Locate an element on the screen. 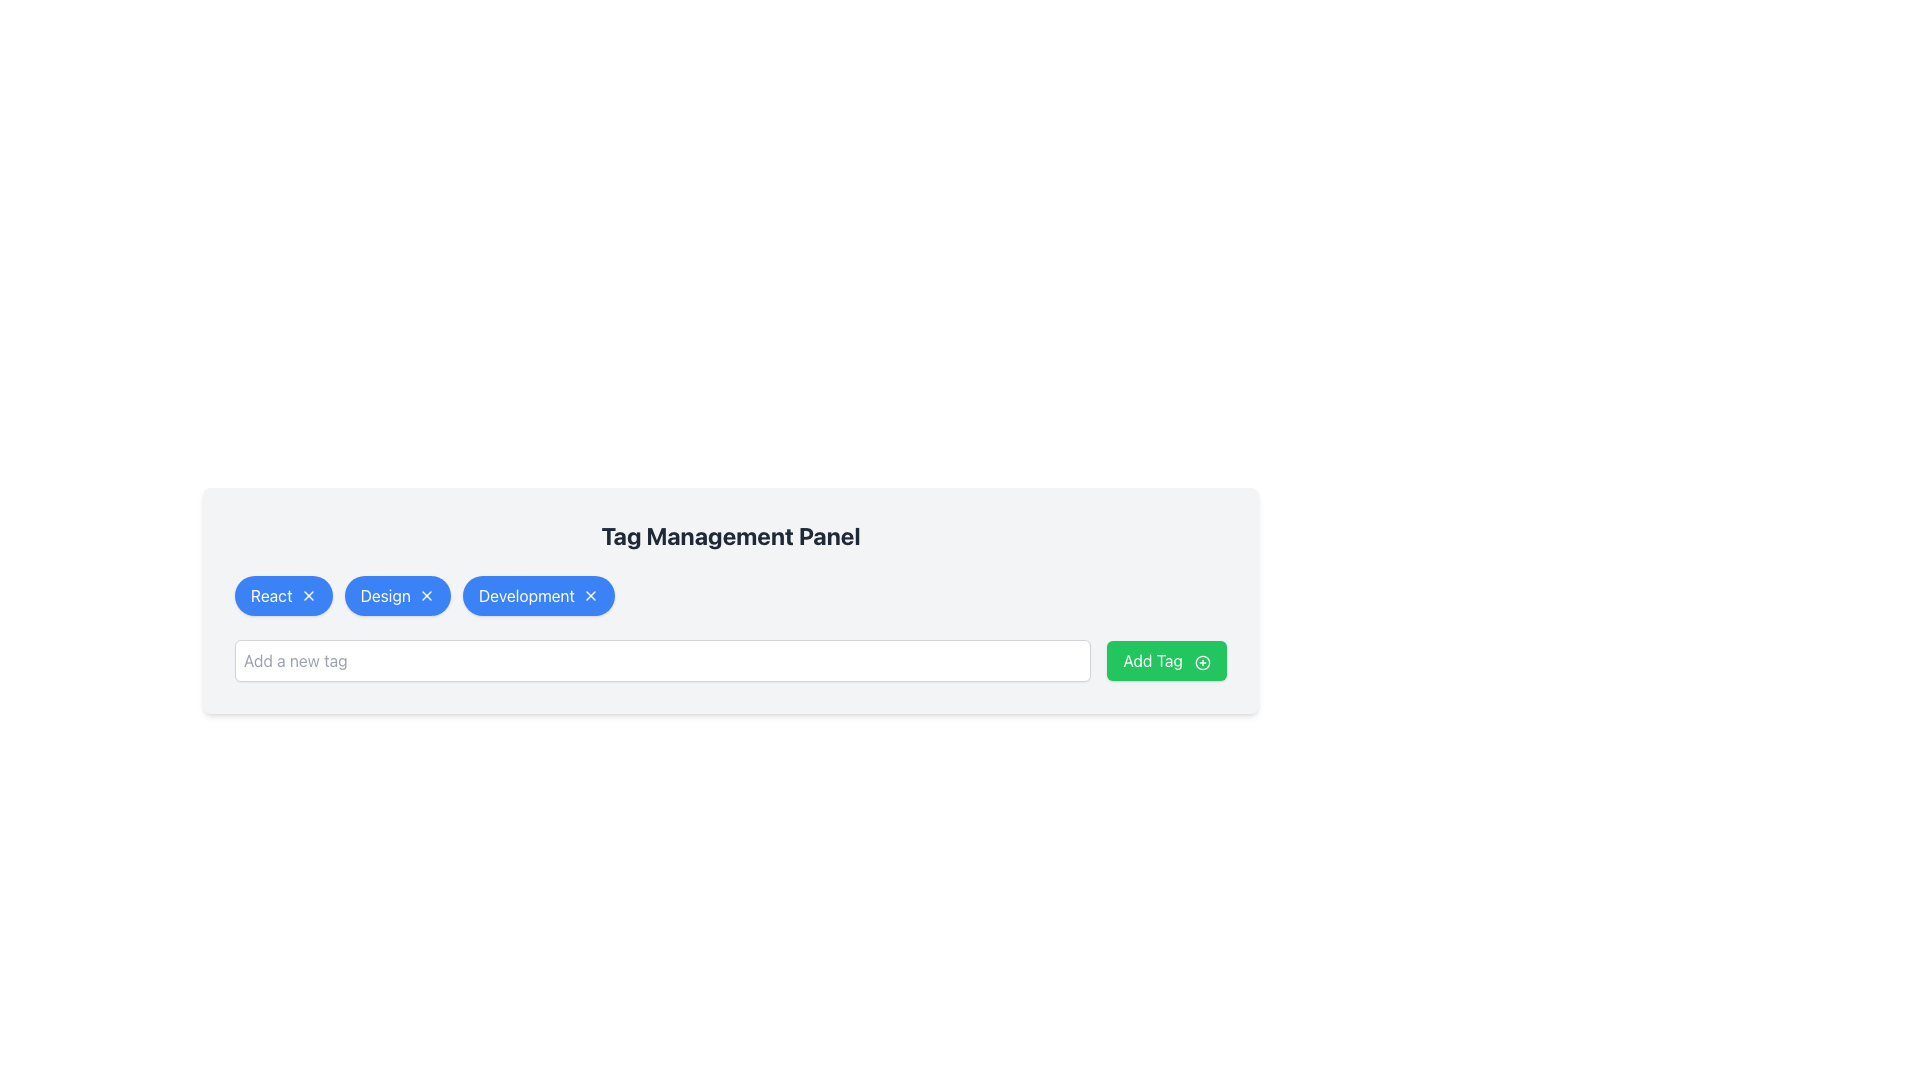 This screenshot has width=1920, height=1080. the 'Development' tag button in the tag management panel, which is the third tag button in a row of three tags: 'React', 'Design', and 'Development' is located at coordinates (538, 595).